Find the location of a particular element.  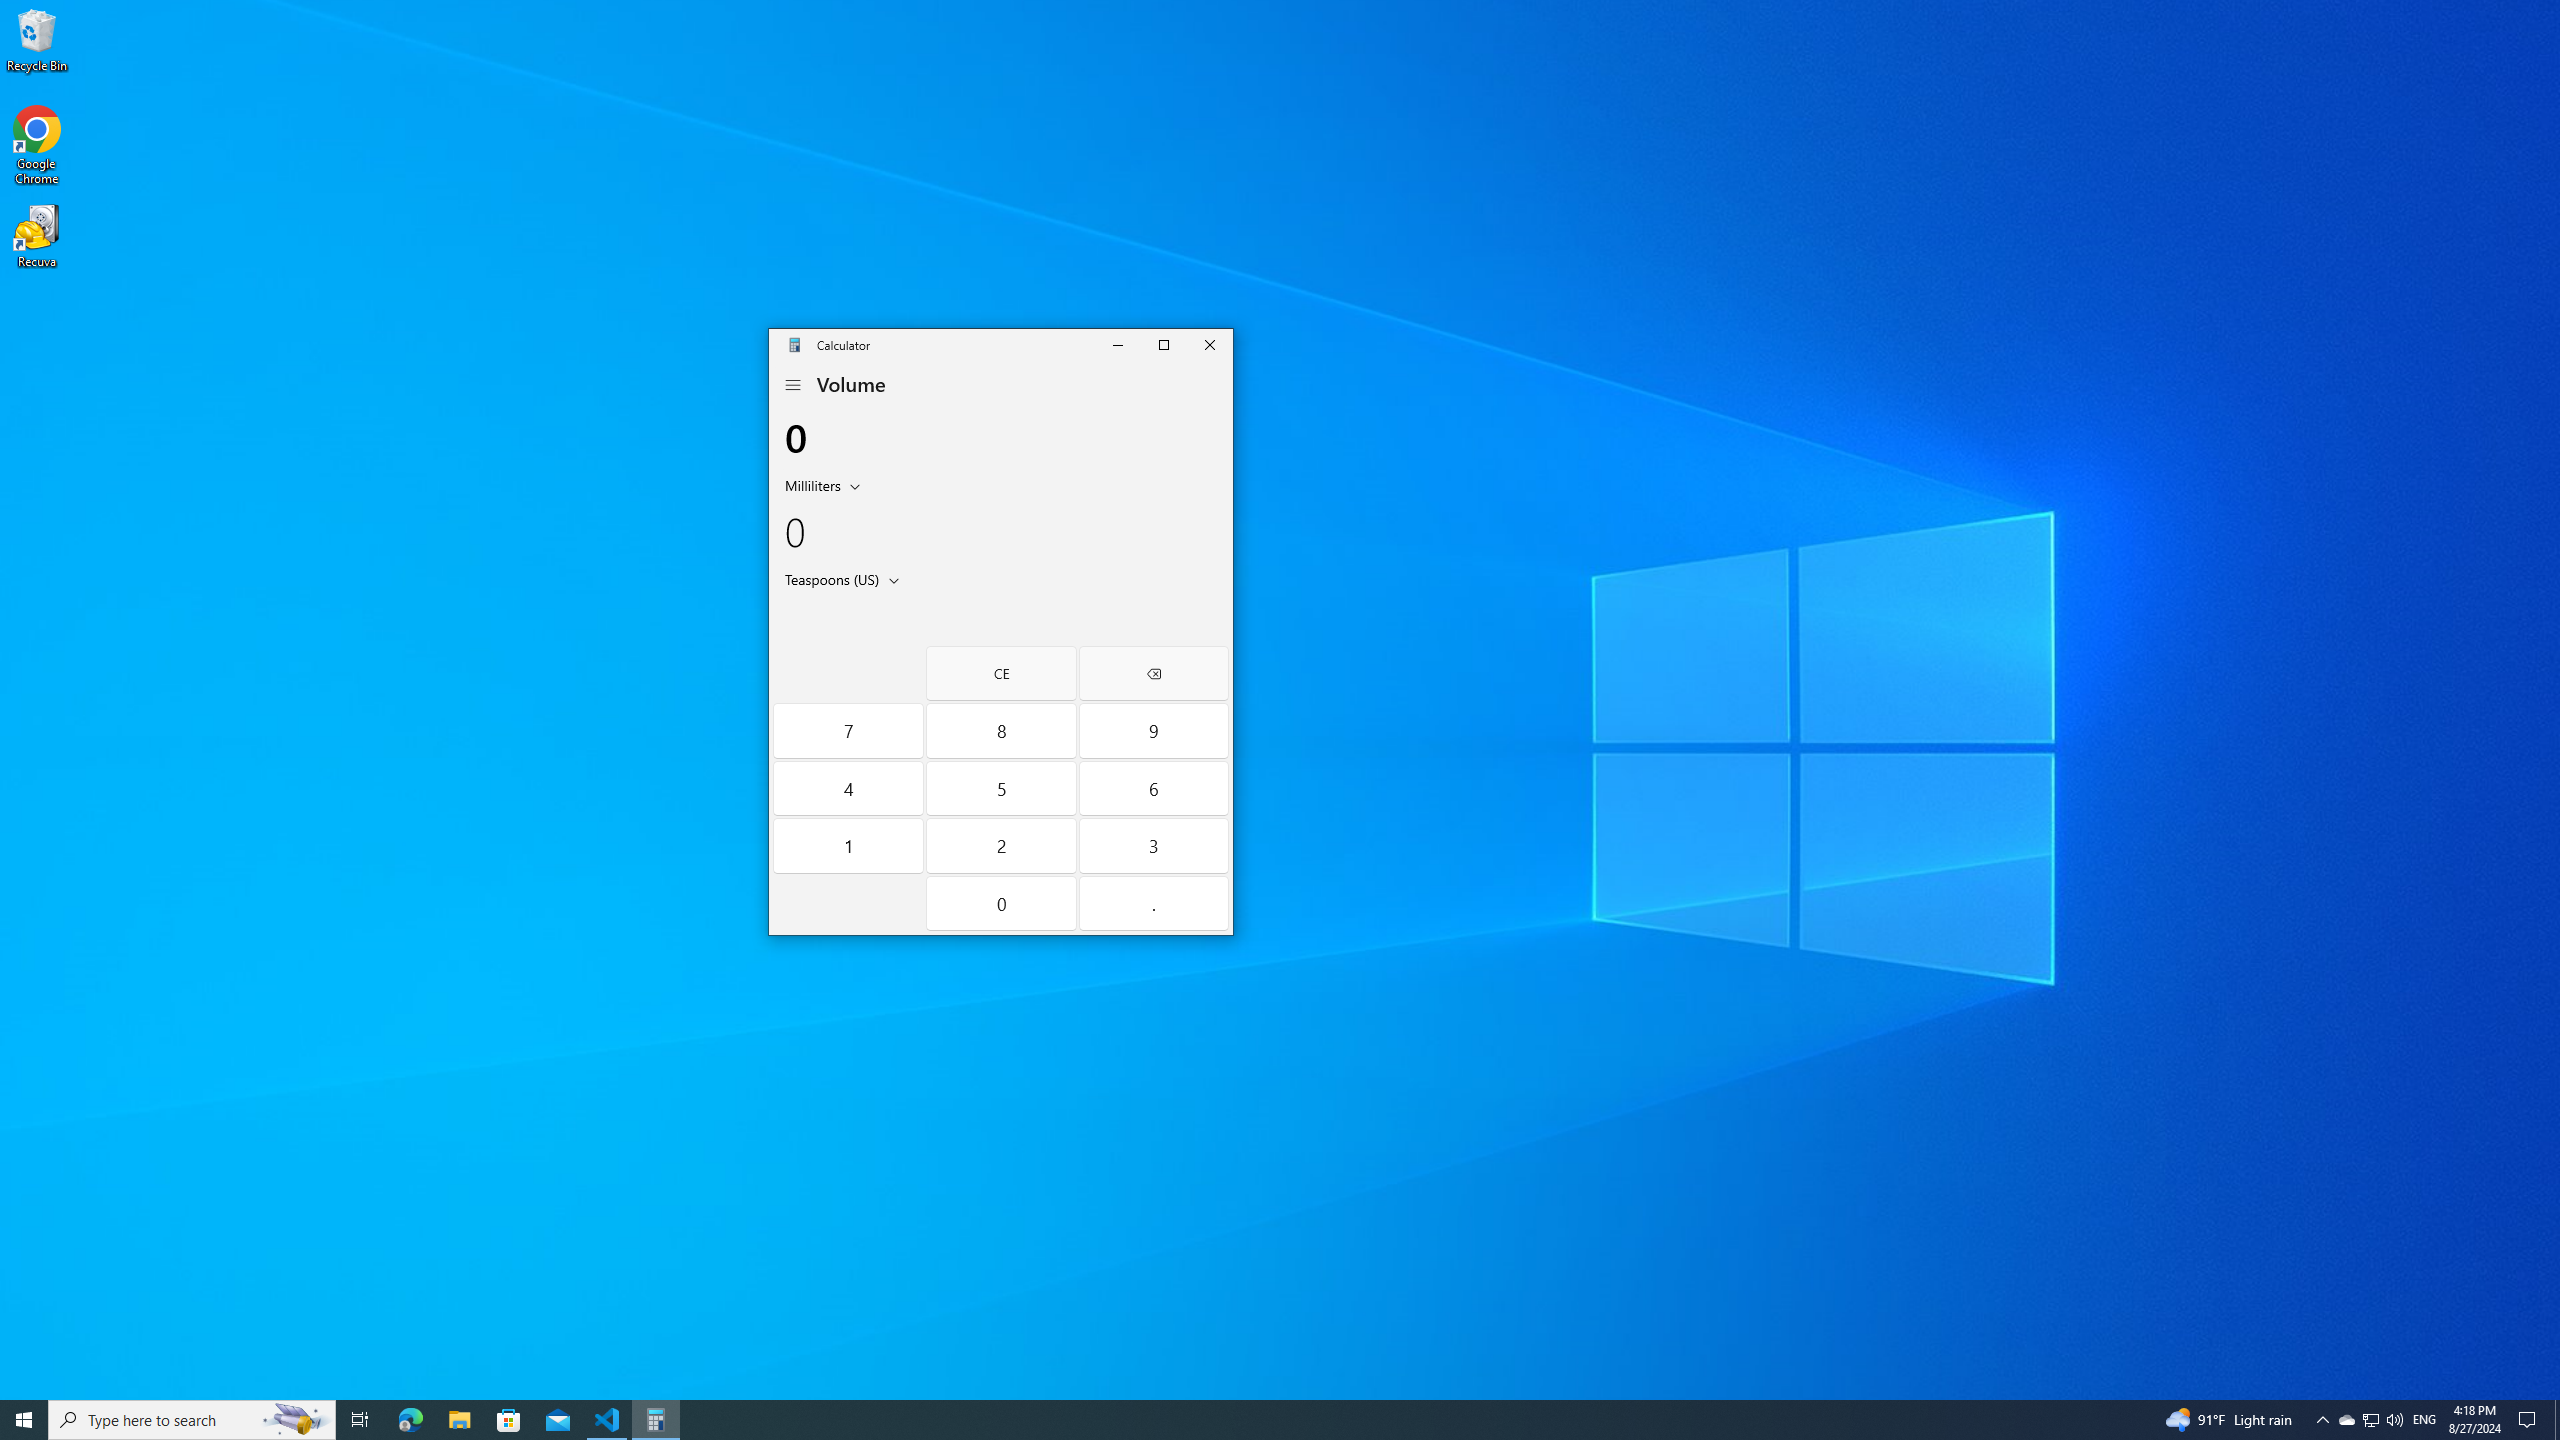

'Input unit' is located at coordinates (826, 485).